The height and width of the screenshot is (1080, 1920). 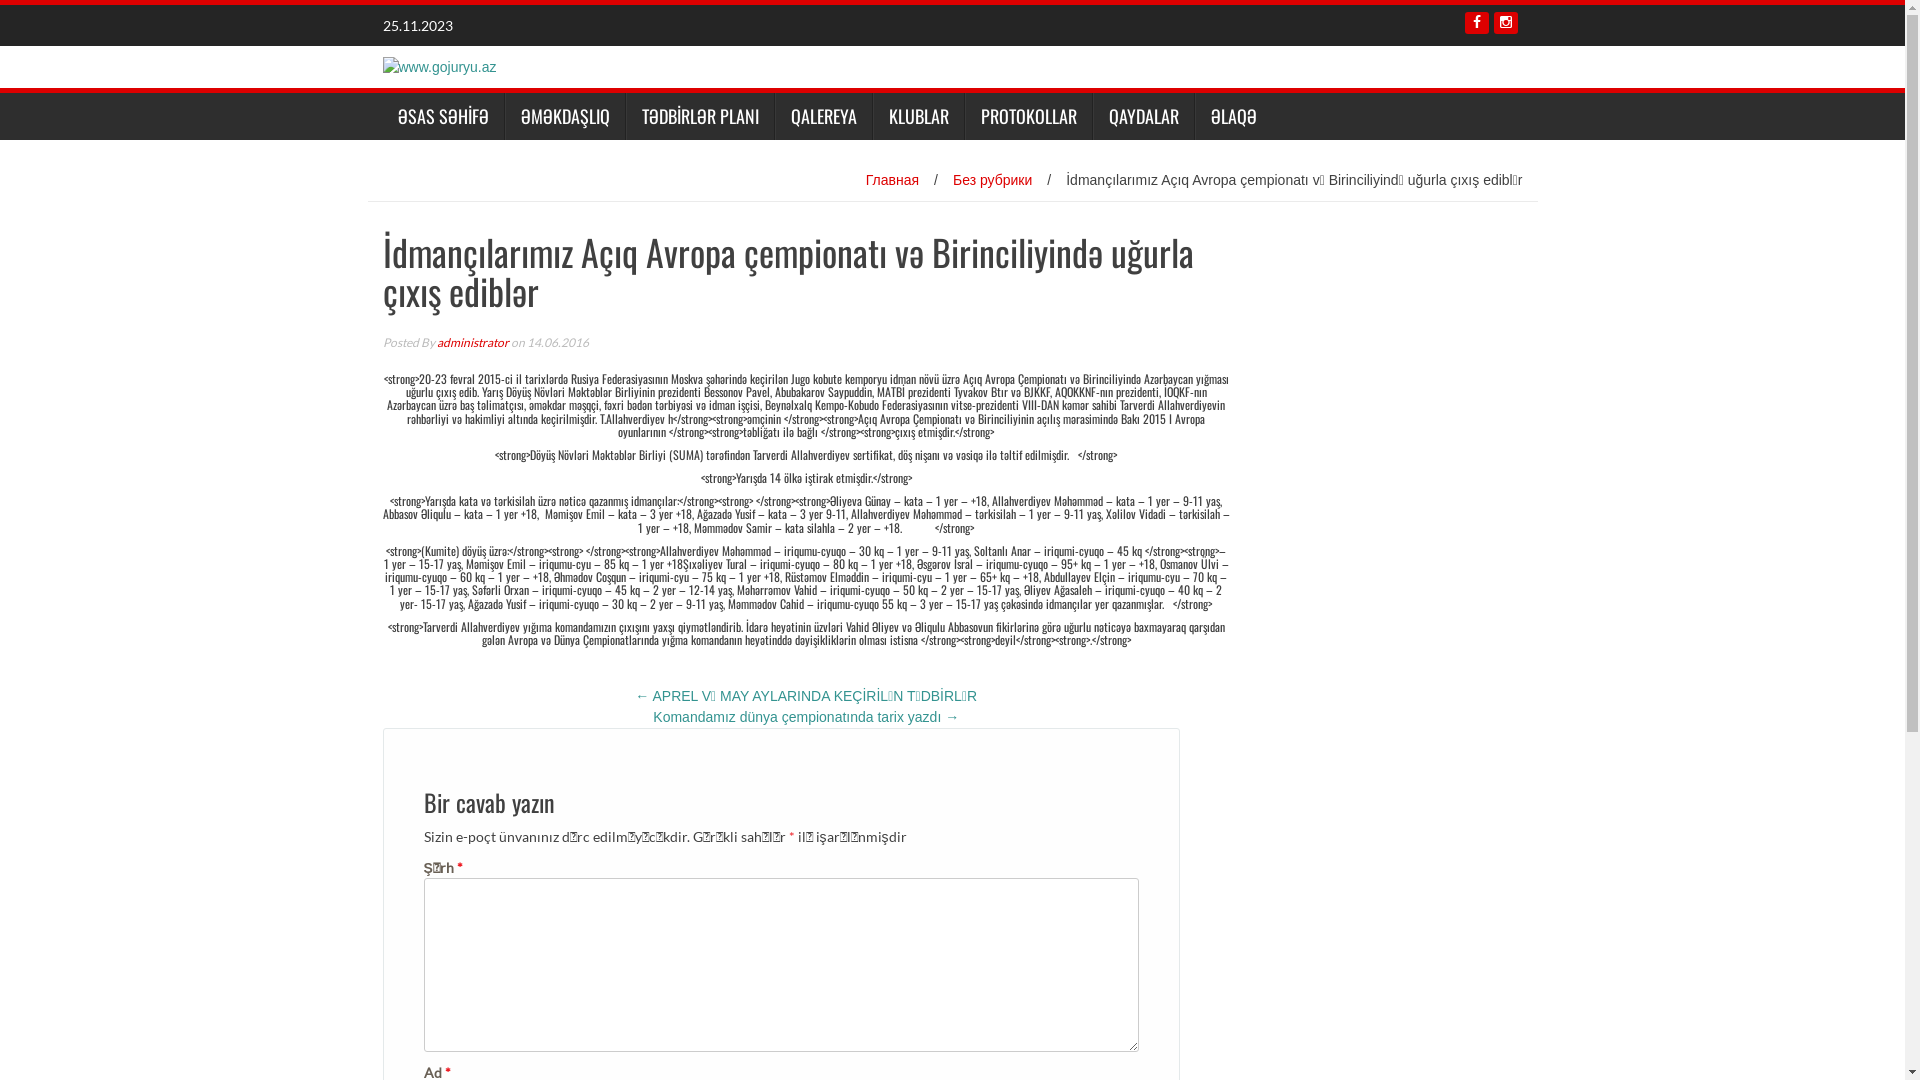 What do you see at coordinates (1506, 23) in the screenshot?
I see `'Instagram'` at bounding box center [1506, 23].